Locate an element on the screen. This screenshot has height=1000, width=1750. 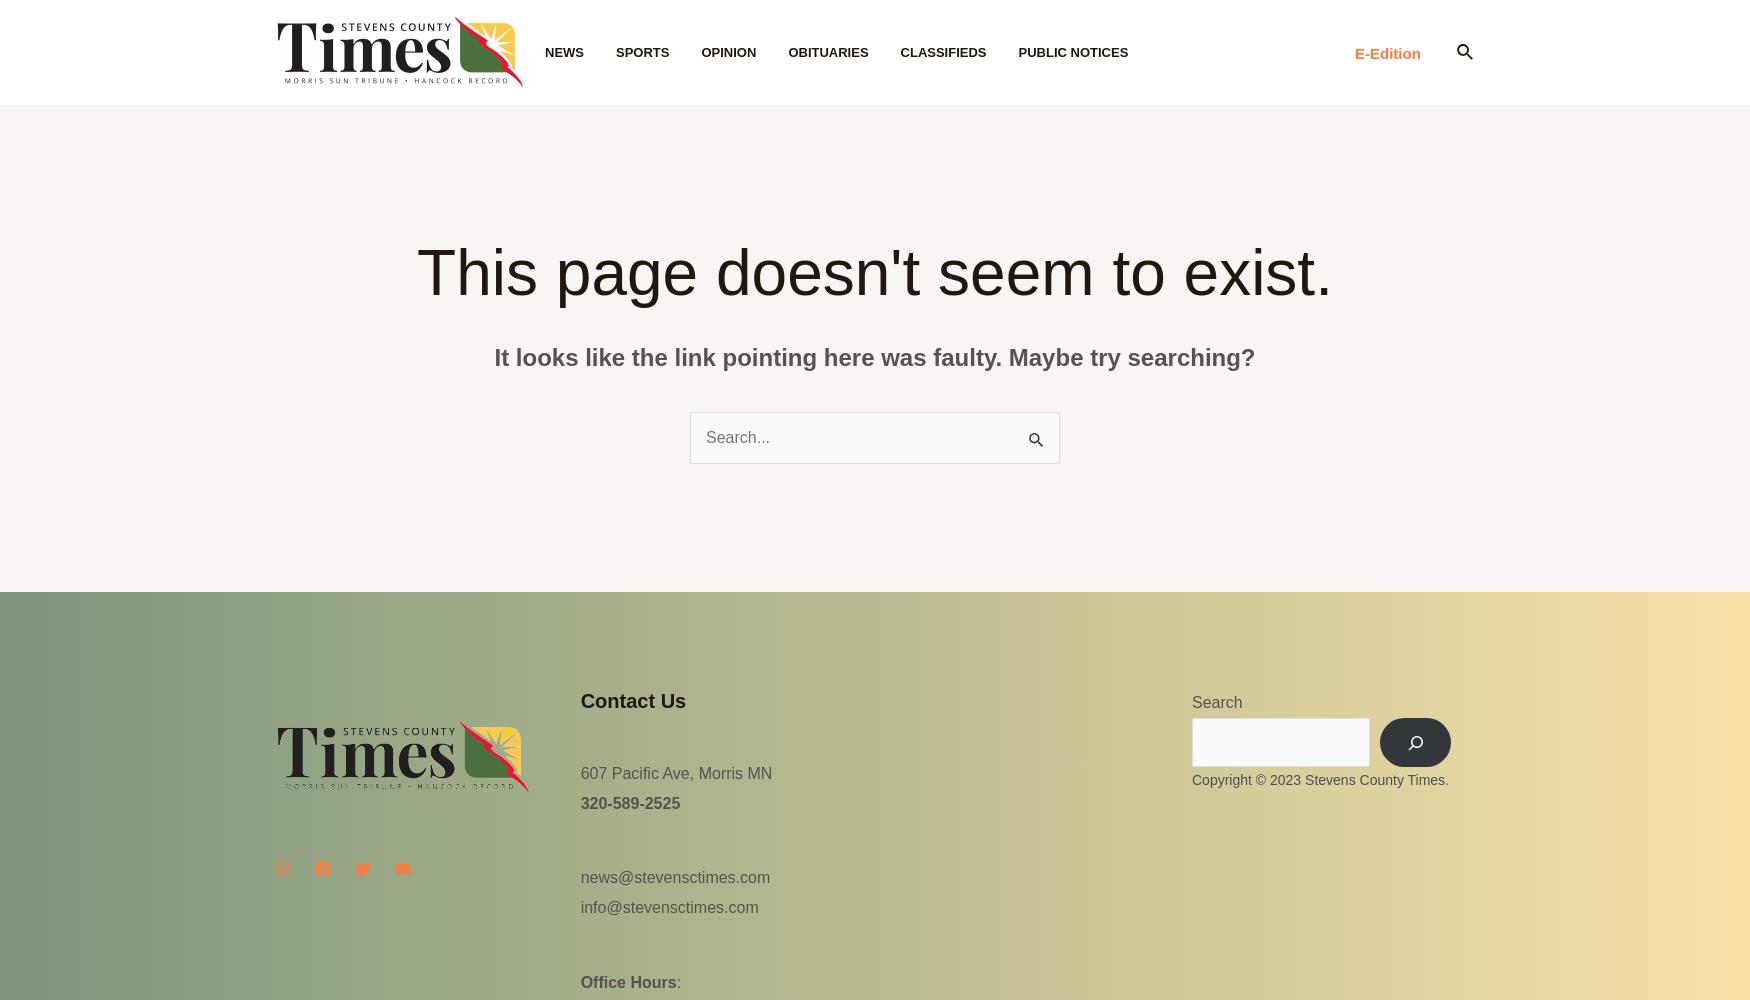
'Sports' is located at coordinates (641, 52).